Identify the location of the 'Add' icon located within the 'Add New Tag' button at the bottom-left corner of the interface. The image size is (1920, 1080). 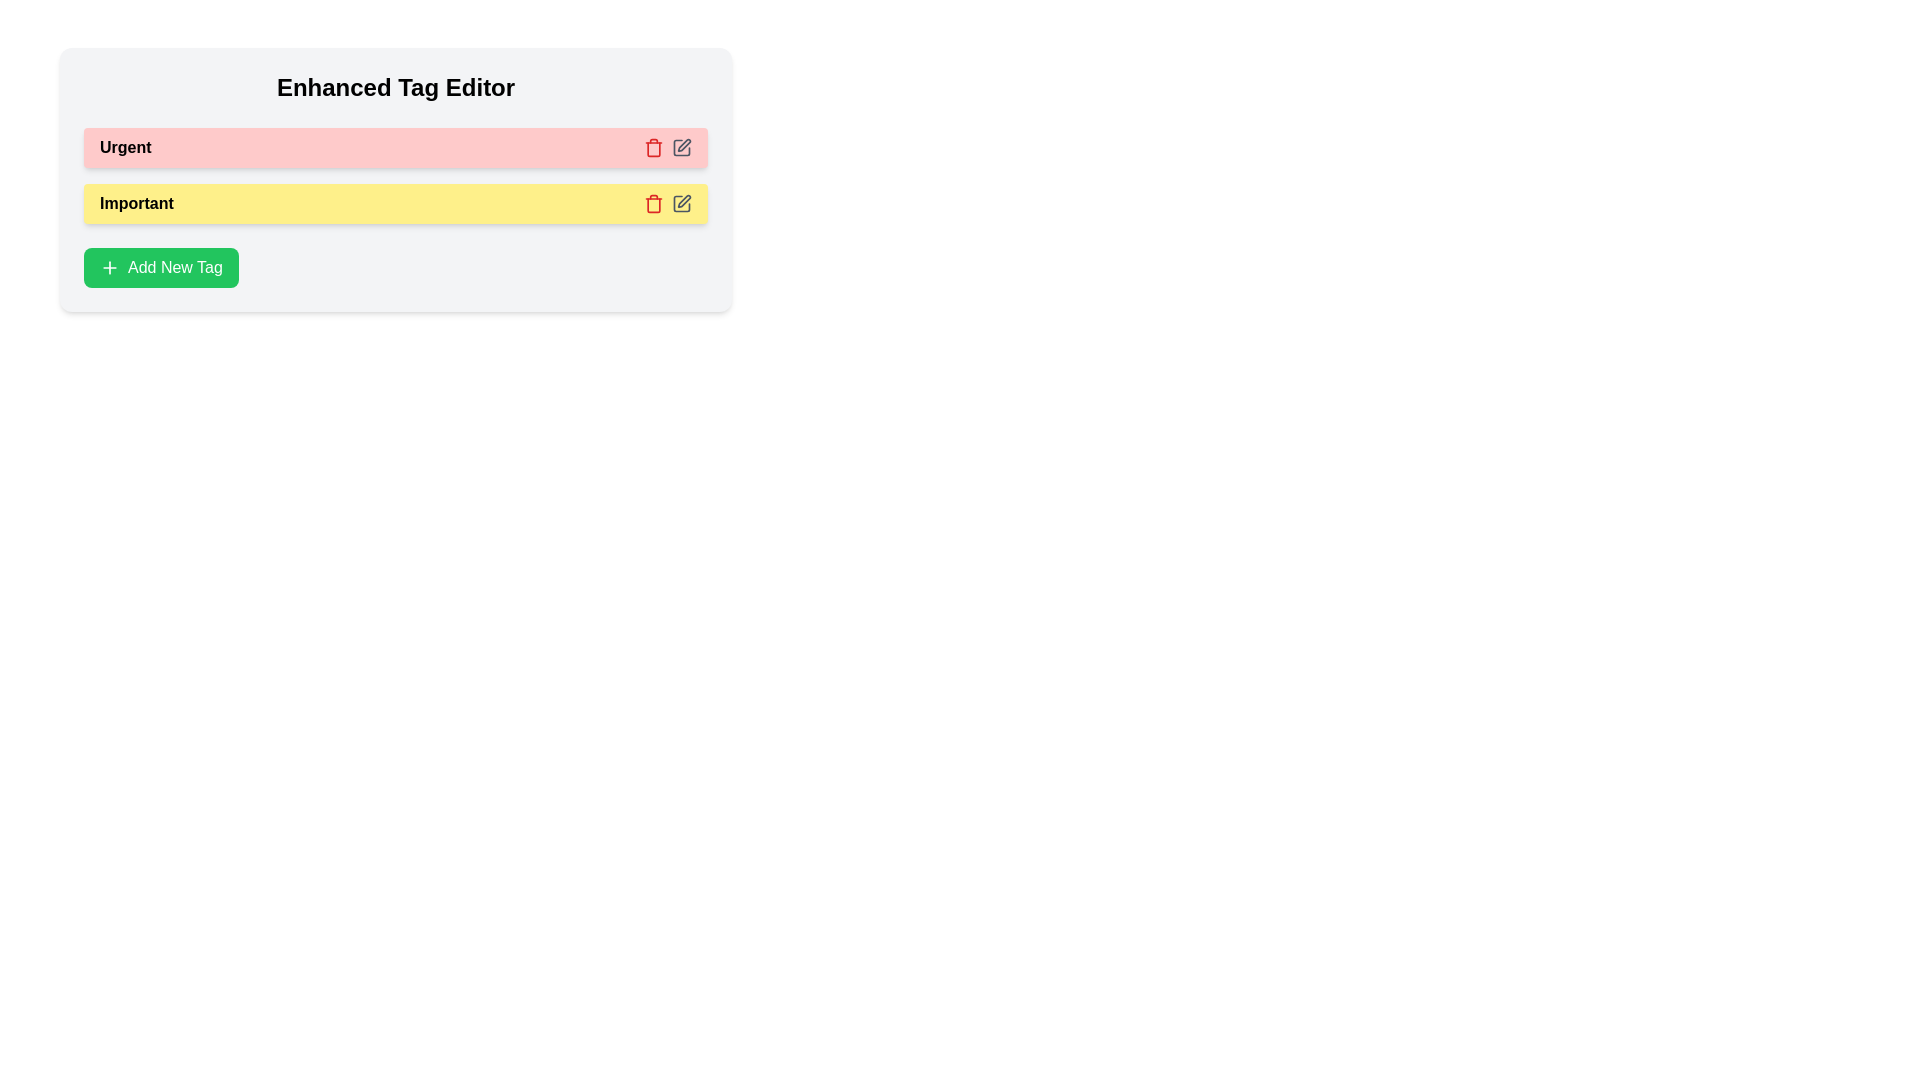
(109, 266).